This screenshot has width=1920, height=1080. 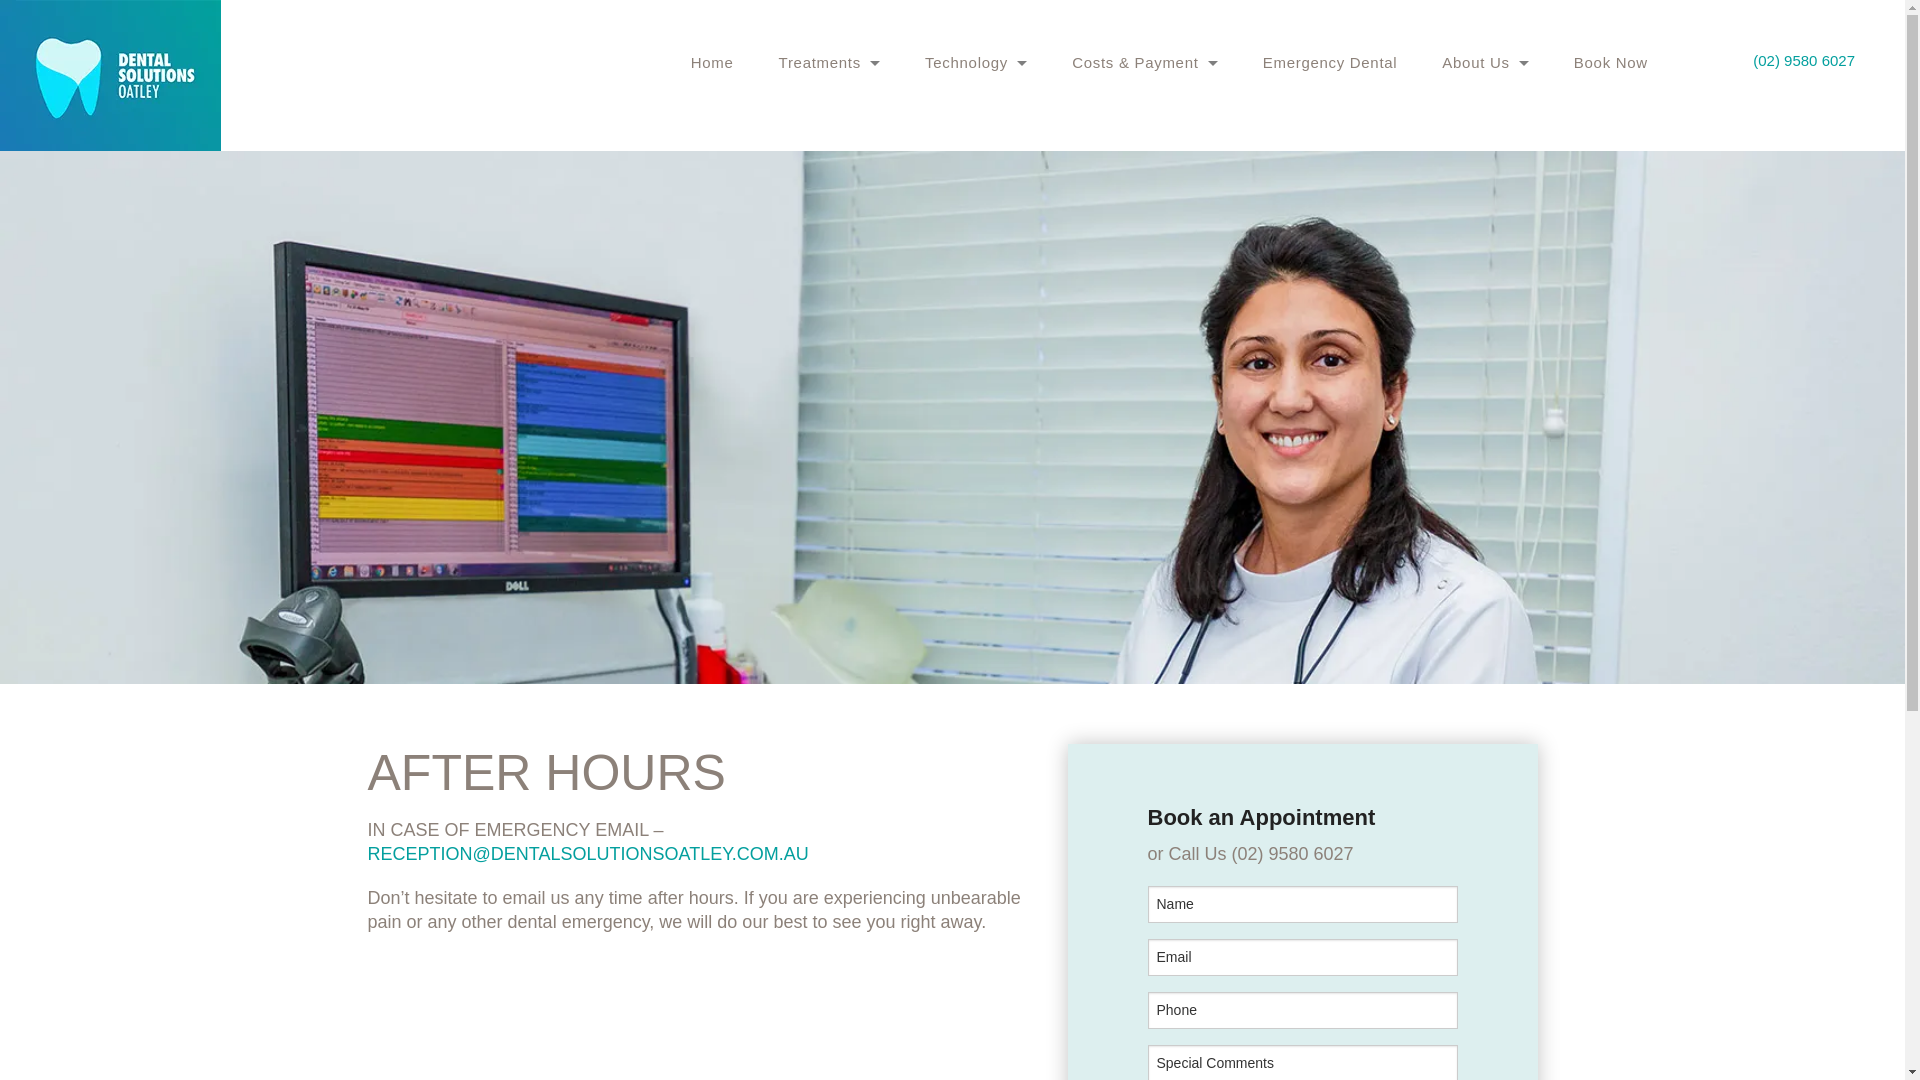 What do you see at coordinates (824, 113) in the screenshot?
I see `'Anxiety at the dentist'` at bounding box center [824, 113].